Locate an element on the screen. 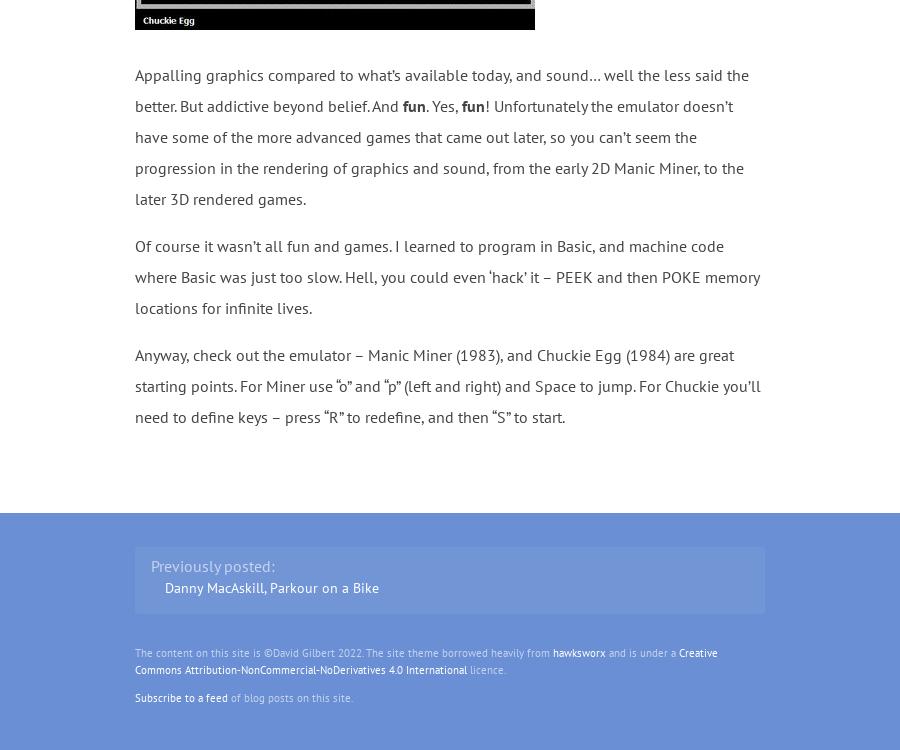  'The content on this site is ©David Gilbert 2022. The site theme borrowed heavily from' is located at coordinates (343, 653).